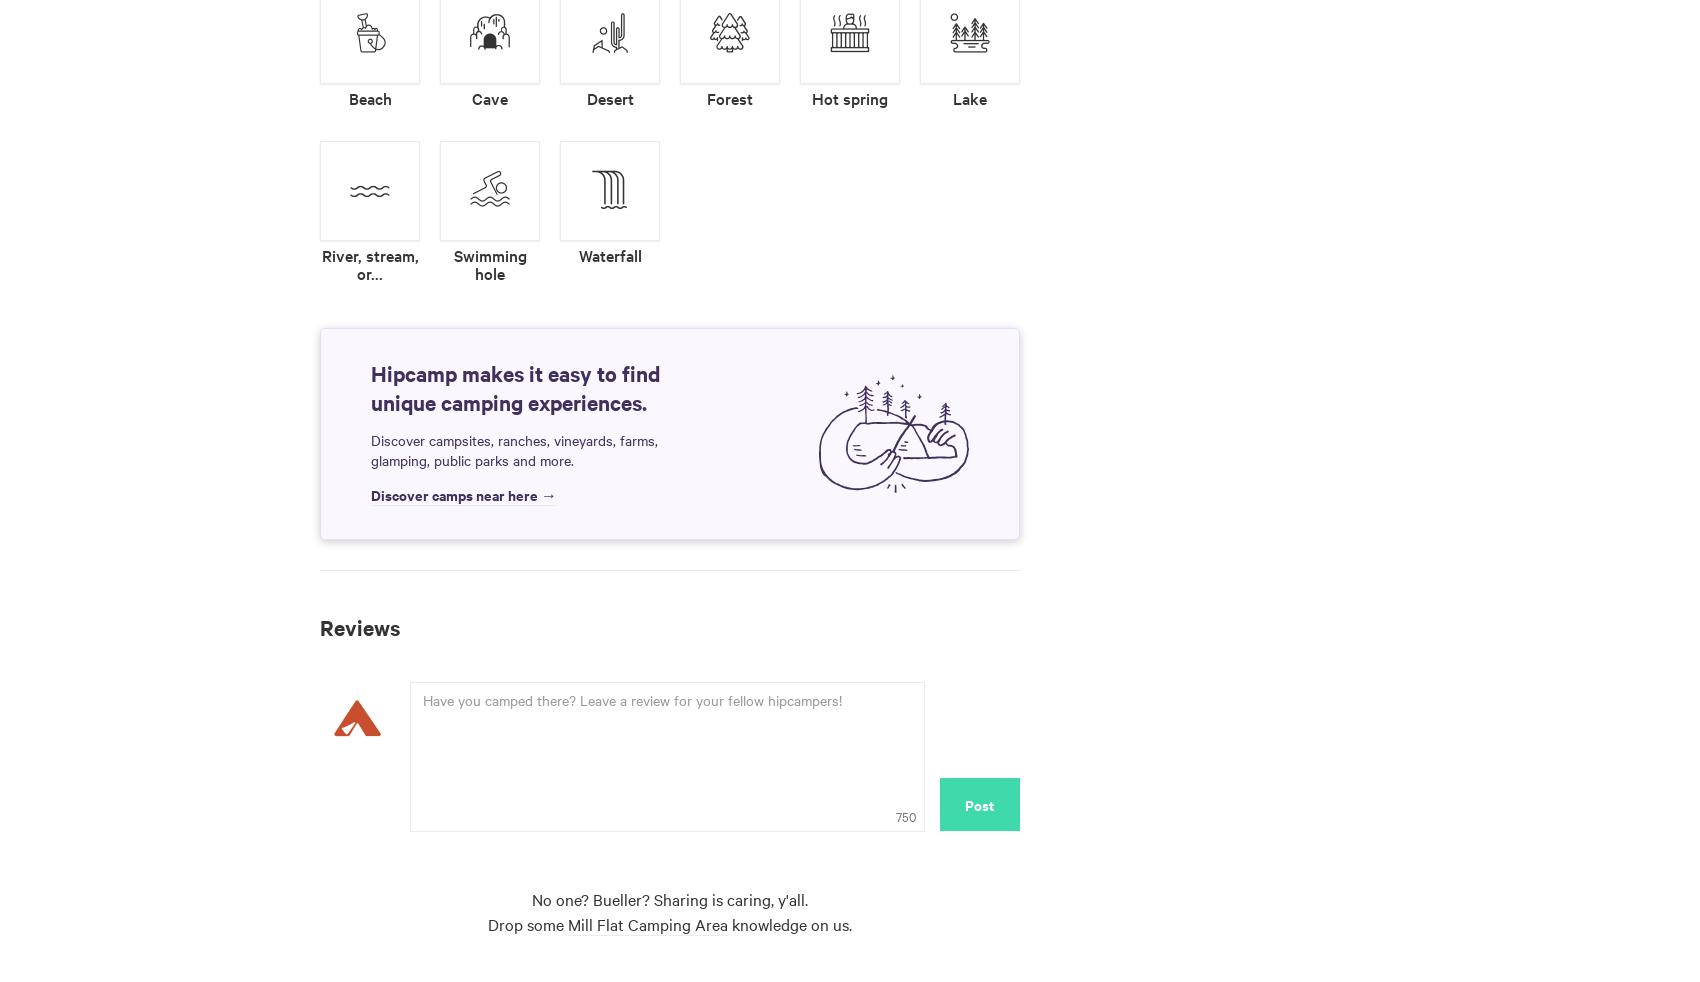 The width and height of the screenshot is (1700, 982). What do you see at coordinates (514, 449) in the screenshot?
I see `'Discover campsites, ranches, vineyards, farms, glamping, public parks and more.'` at bounding box center [514, 449].